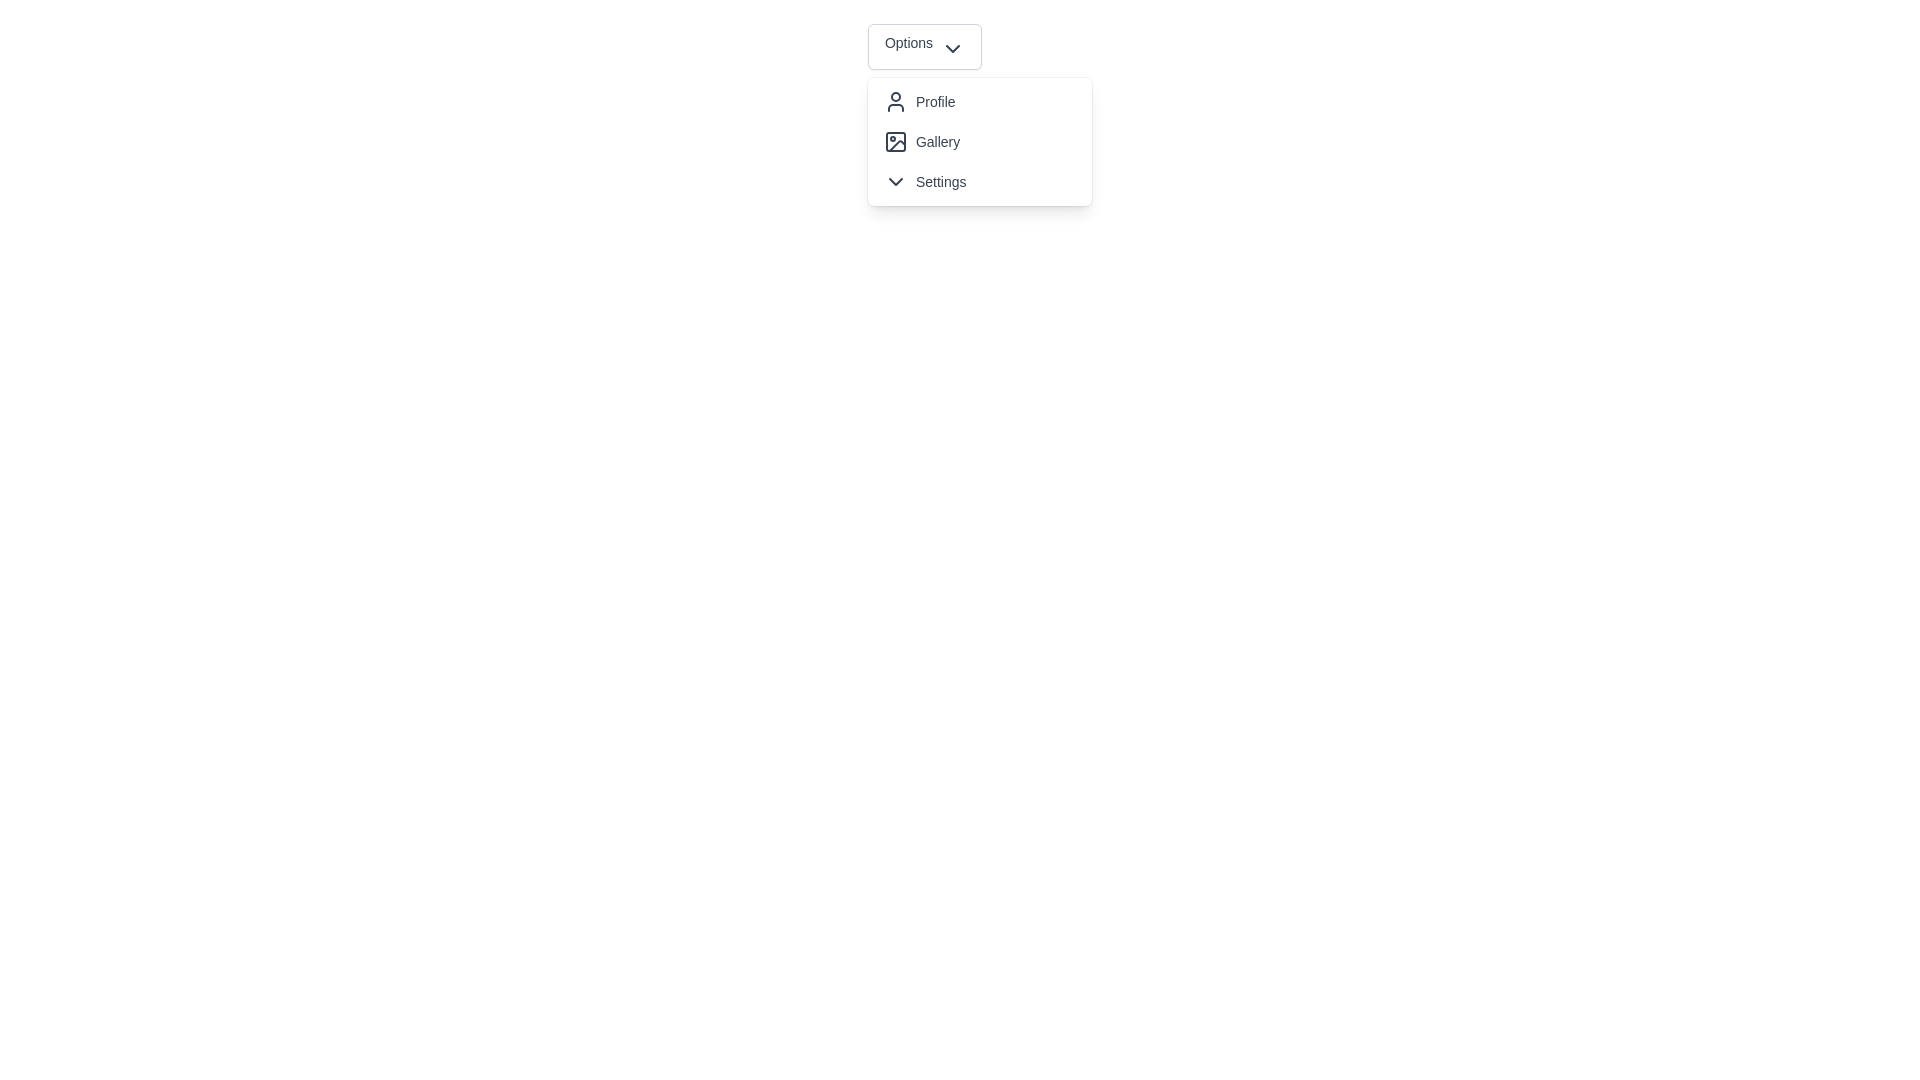 Image resolution: width=1920 pixels, height=1080 pixels. Describe the element at coordinates (894, 141) in the screenshot. I see `the icon representing the 'Gallery' menu option in the dropdown menu, which is positioned to the left of the 'Gallery' text` at that location.